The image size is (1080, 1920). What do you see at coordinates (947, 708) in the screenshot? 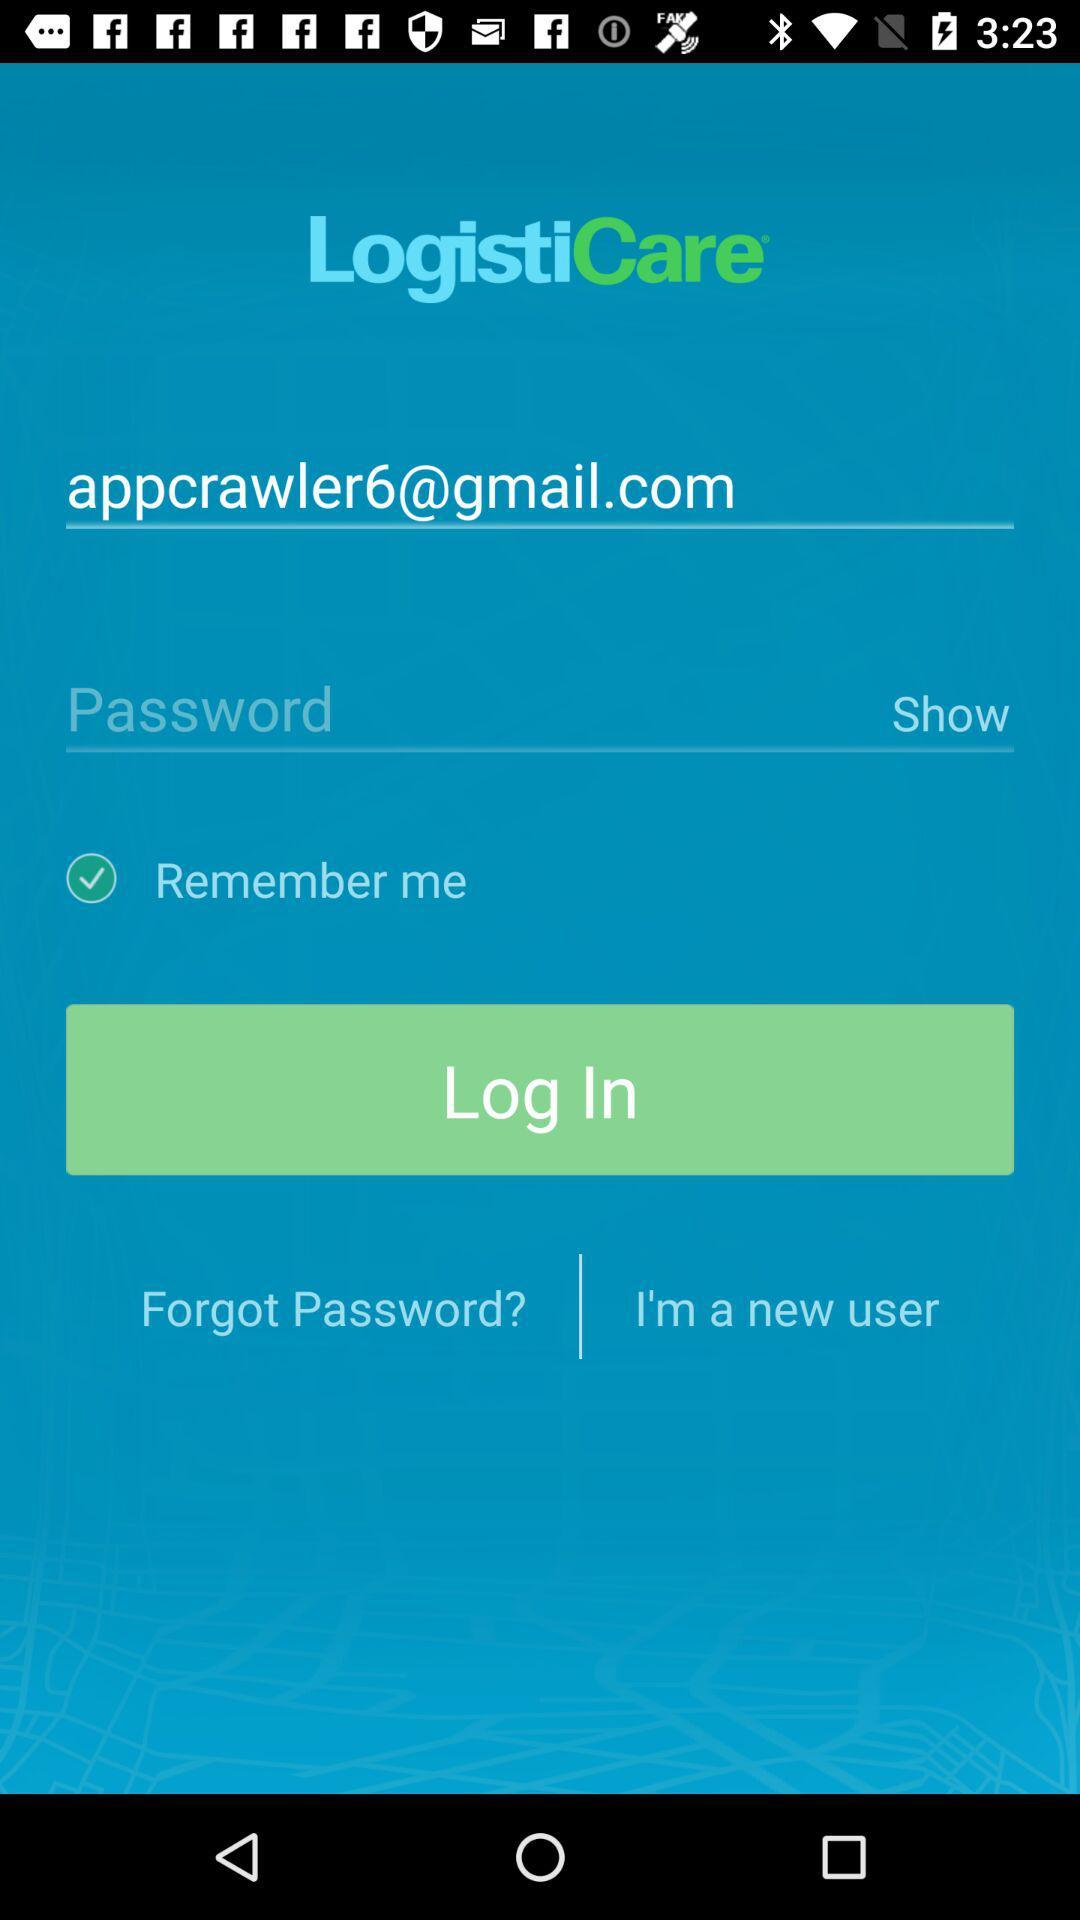
I see `item above the log in` at bounding box center [947, 708].